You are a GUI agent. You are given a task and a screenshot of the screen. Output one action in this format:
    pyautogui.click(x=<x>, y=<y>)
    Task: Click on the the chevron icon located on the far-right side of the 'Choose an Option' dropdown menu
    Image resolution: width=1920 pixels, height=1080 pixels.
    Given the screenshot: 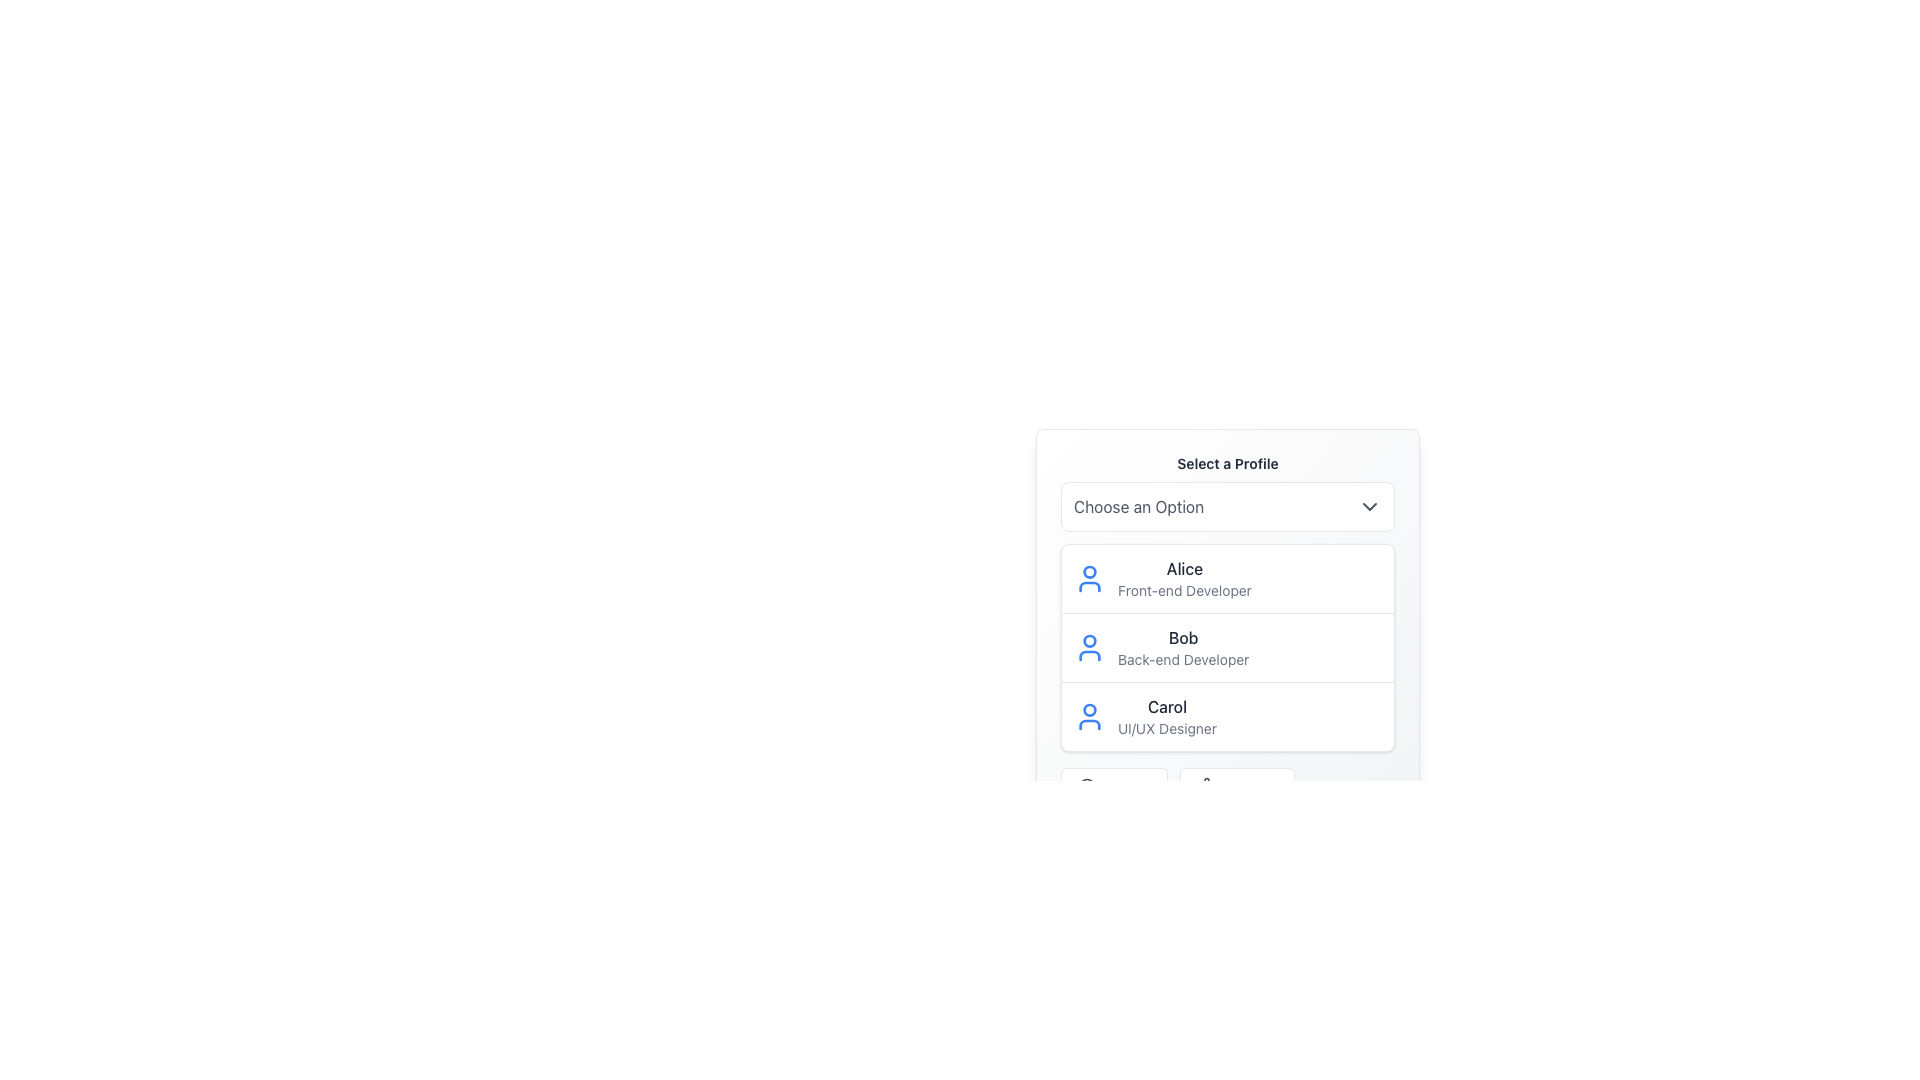 What is the action you would take?
    pyautogui.click(x=1368, y=505)
    